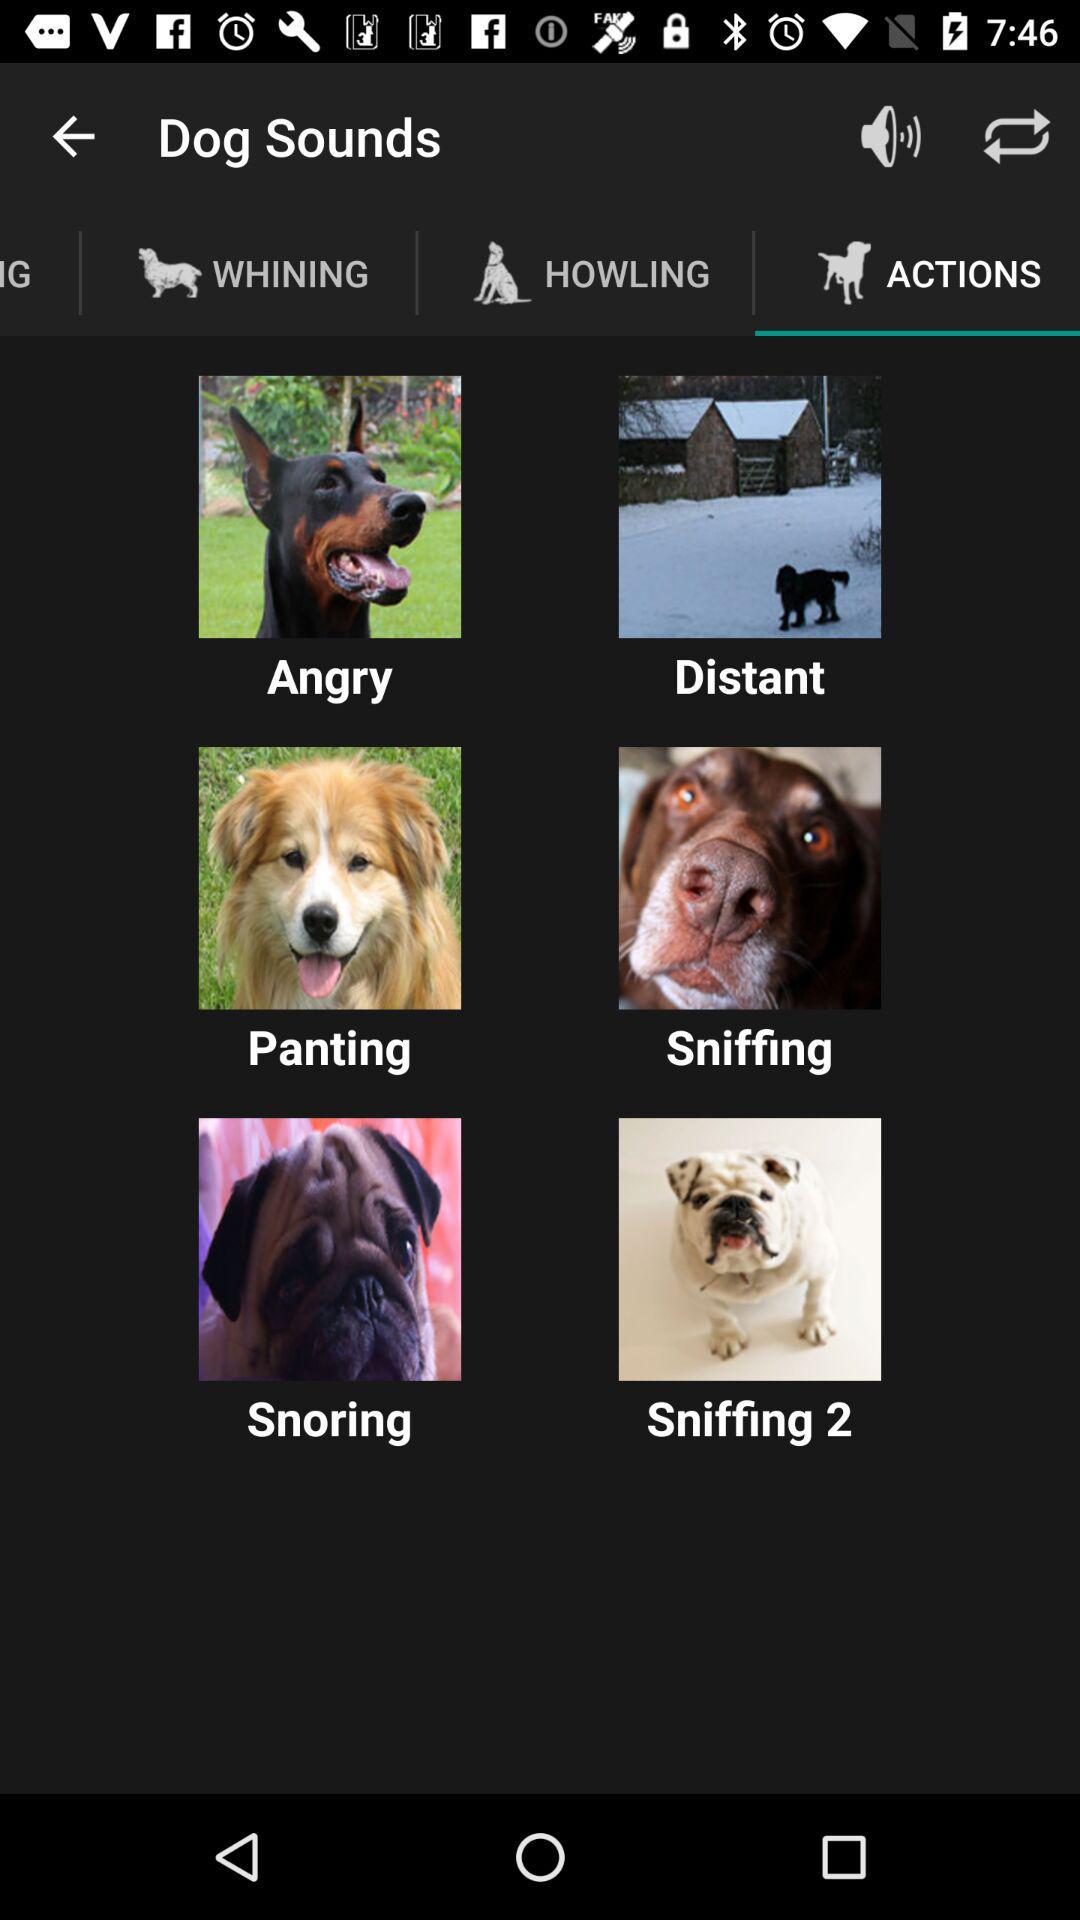  Describe the element at coordinates (329, 507) in the screenshot. I see `picture` at that location.